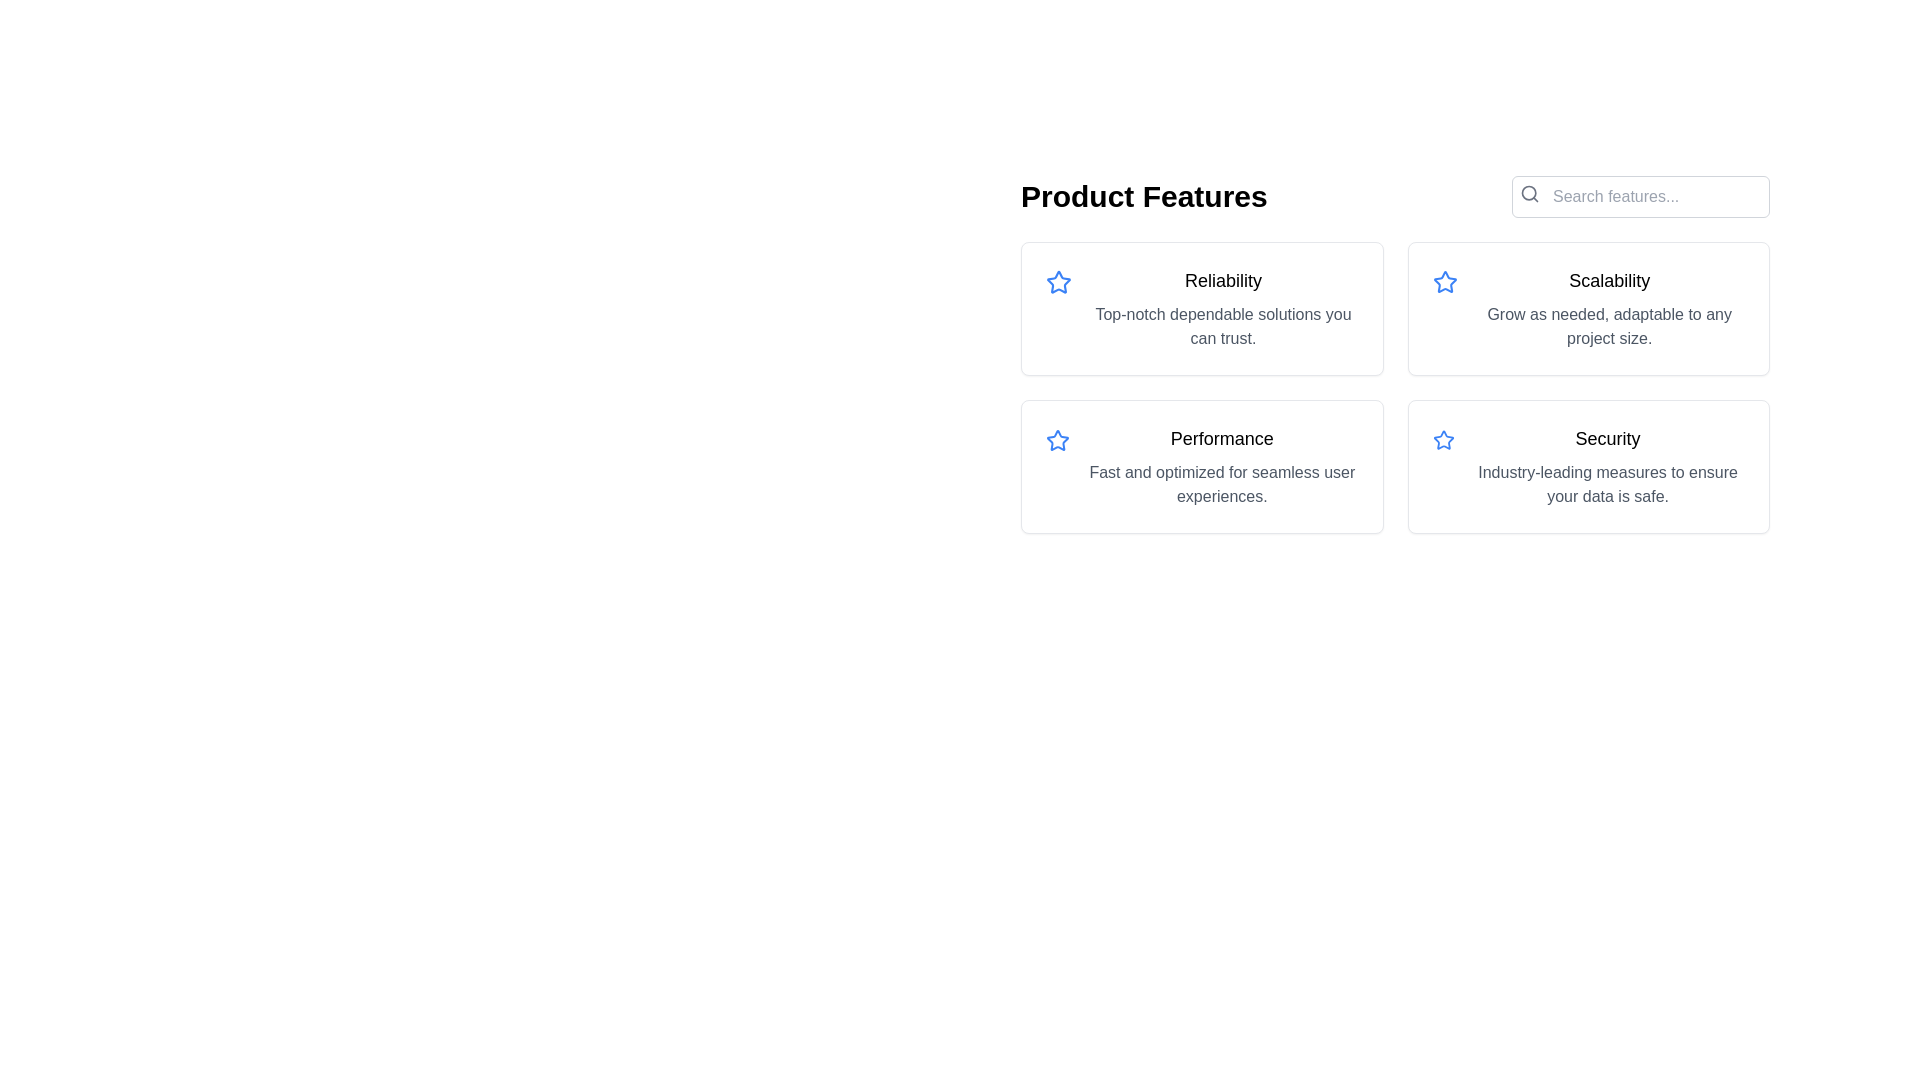 This screenshot has width=1920, height=1080. What do you see at coordinates (1608, 485) in the screenshot?
I see `textual content block displaying 'Industry-leading measures to ensure your data is safe.' located beneath the title 'Security' in the bottom-right quadrant of the feature boxes` at bounding box center [1608, 485].